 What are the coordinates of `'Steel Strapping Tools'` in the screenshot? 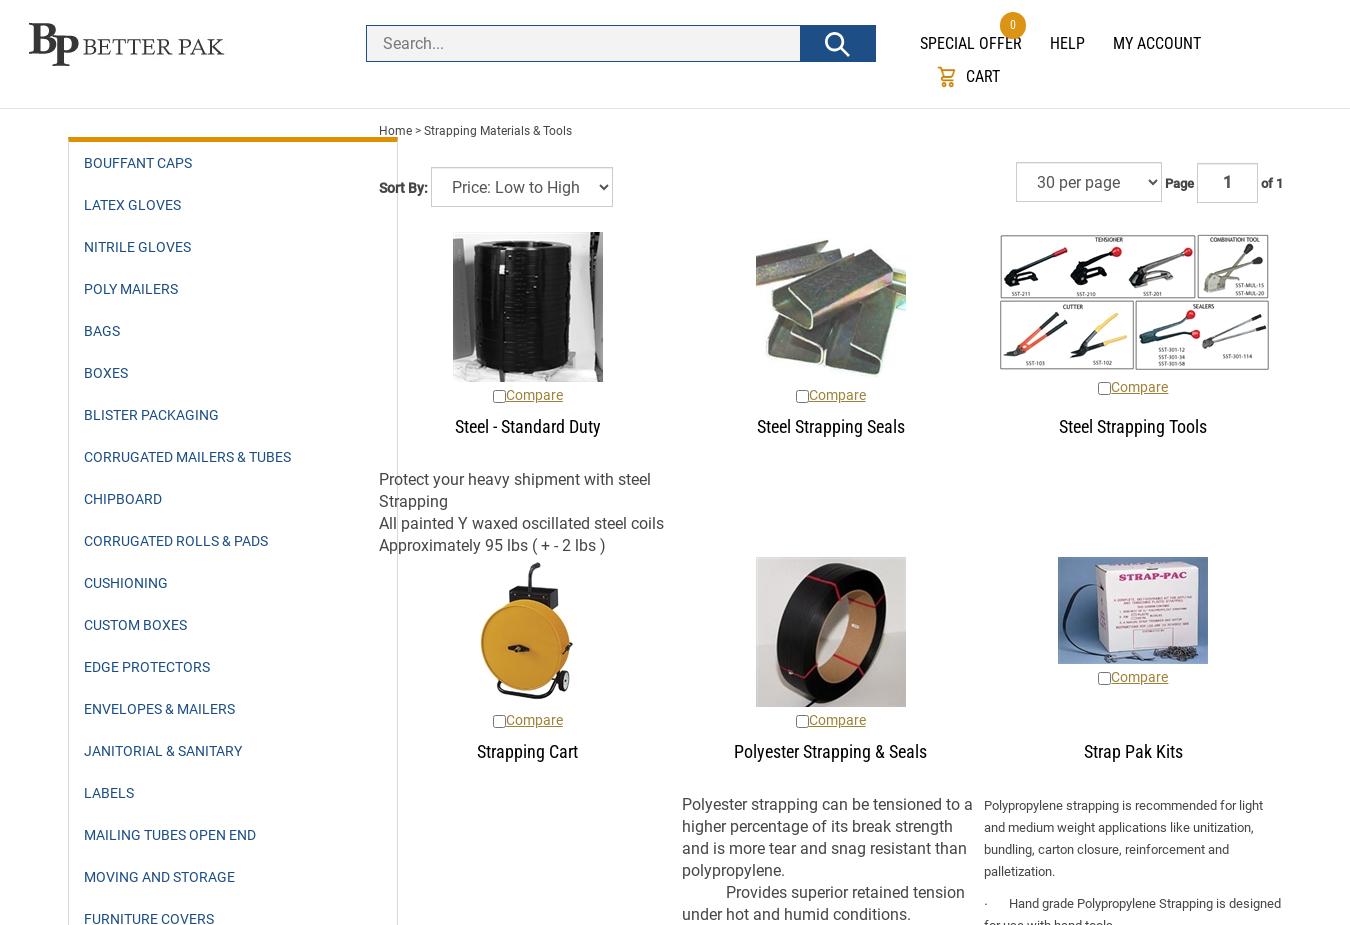 It's located at (1132, 425).